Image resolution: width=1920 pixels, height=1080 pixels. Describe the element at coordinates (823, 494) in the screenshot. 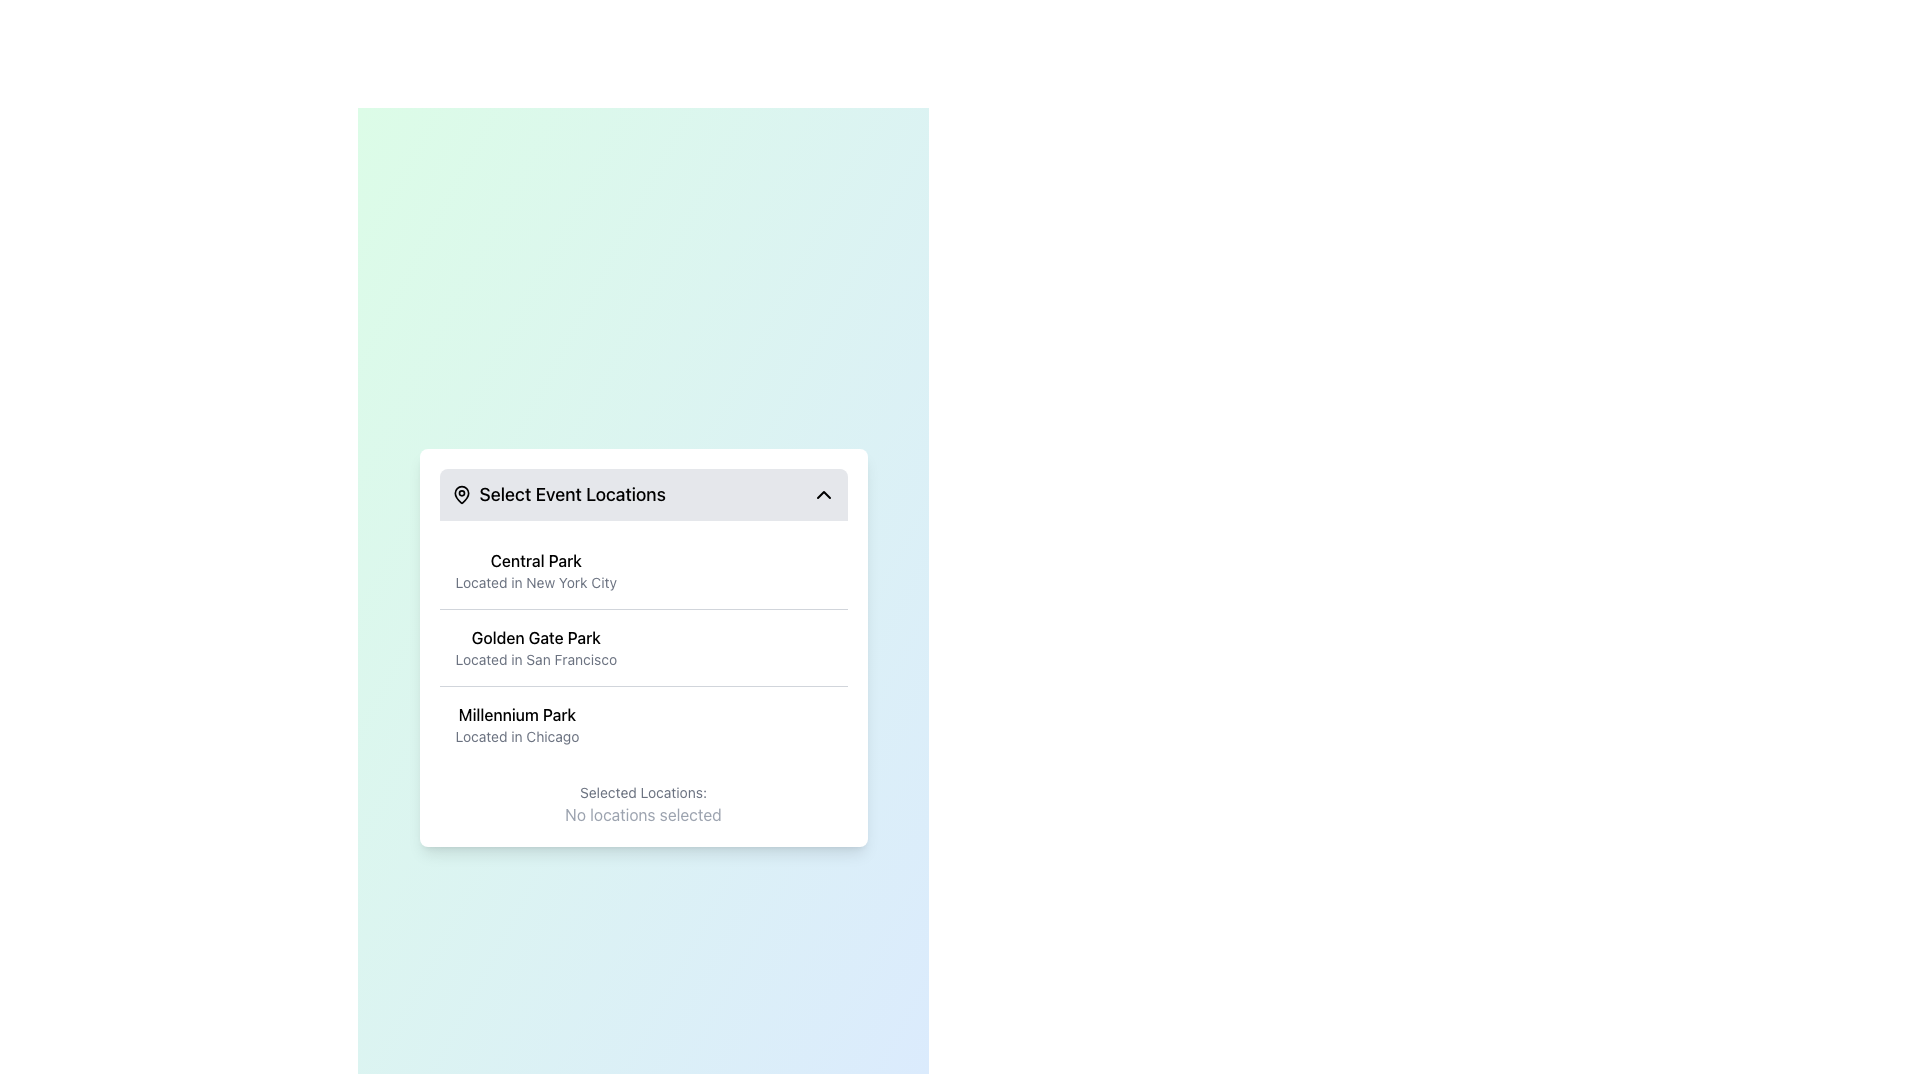

I see `the dropdown toggle icon located at the top-right corner of the 'Select Event Locations' panel header` at that location.